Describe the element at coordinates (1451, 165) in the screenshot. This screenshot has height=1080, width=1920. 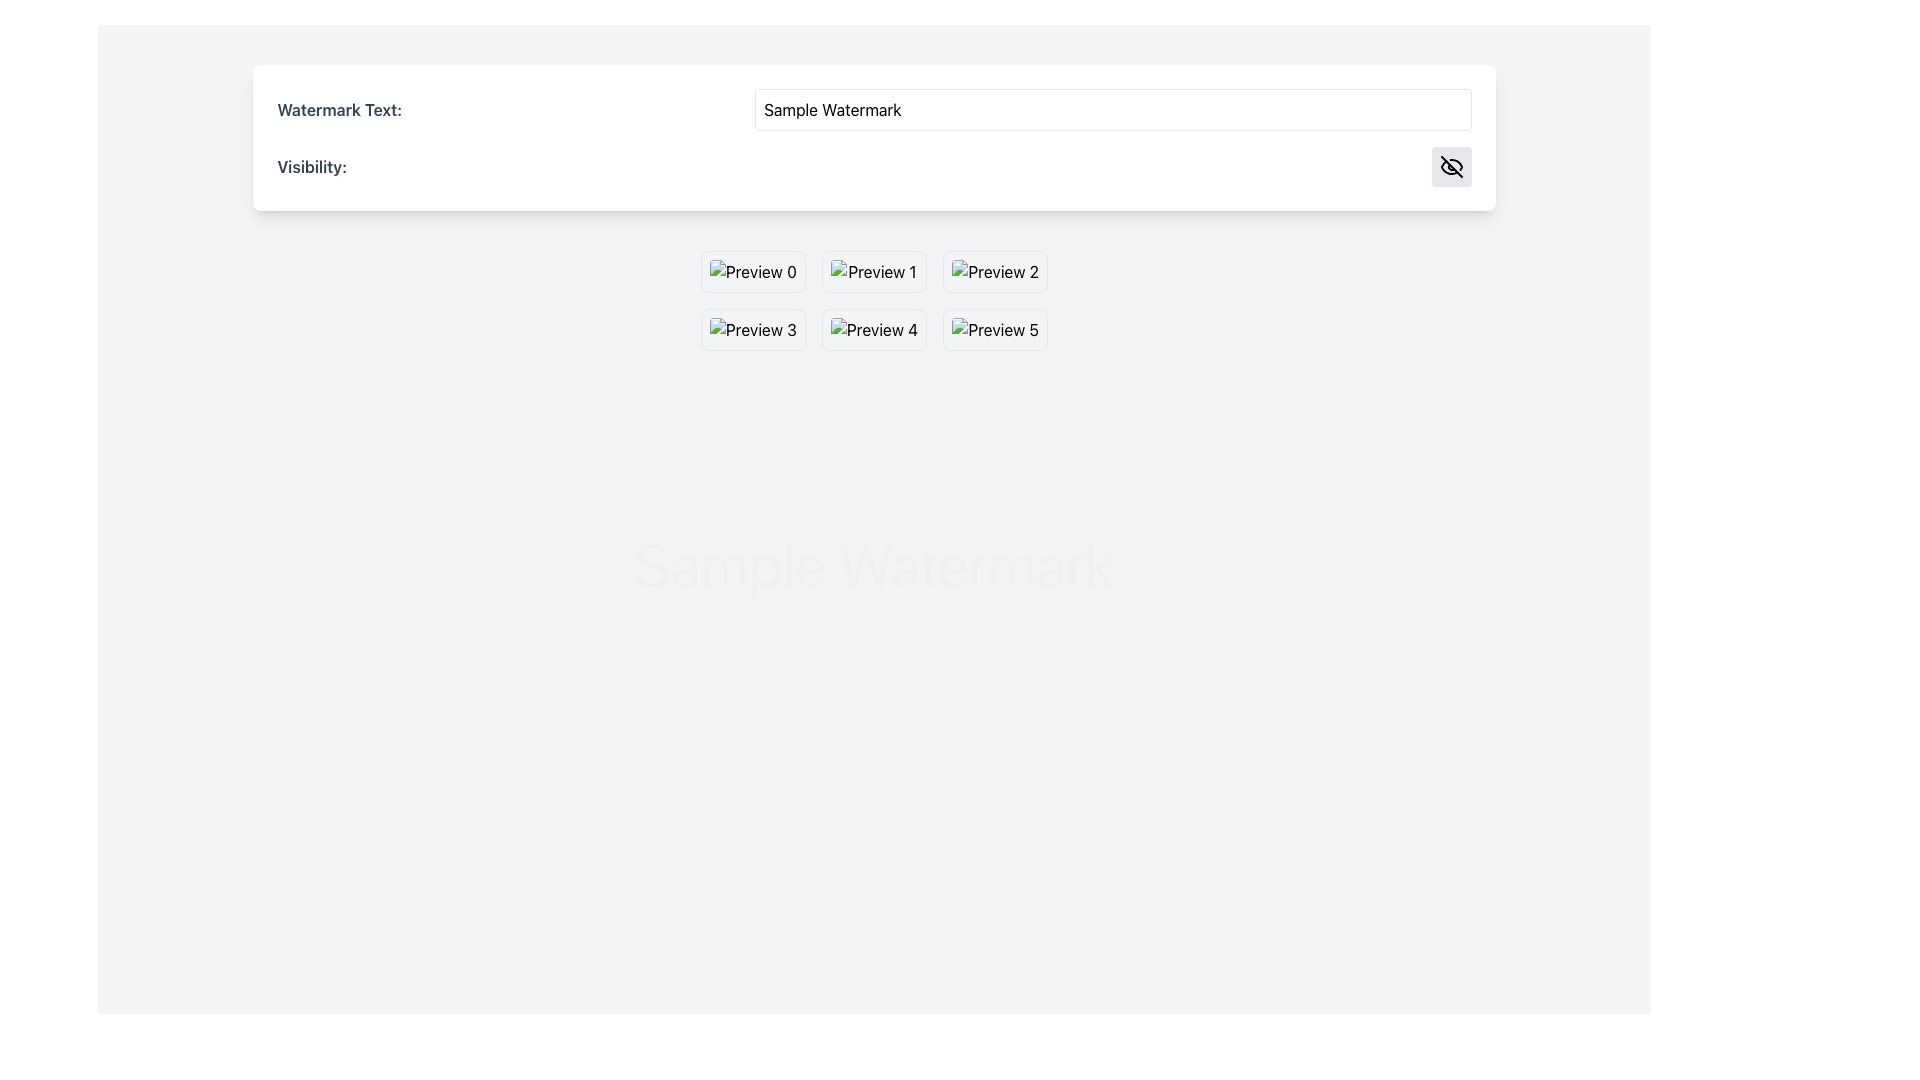
I see `the vector graphic-based icon located in the 'Visibility' section, positioned at the top-right corner of the section` at that location.